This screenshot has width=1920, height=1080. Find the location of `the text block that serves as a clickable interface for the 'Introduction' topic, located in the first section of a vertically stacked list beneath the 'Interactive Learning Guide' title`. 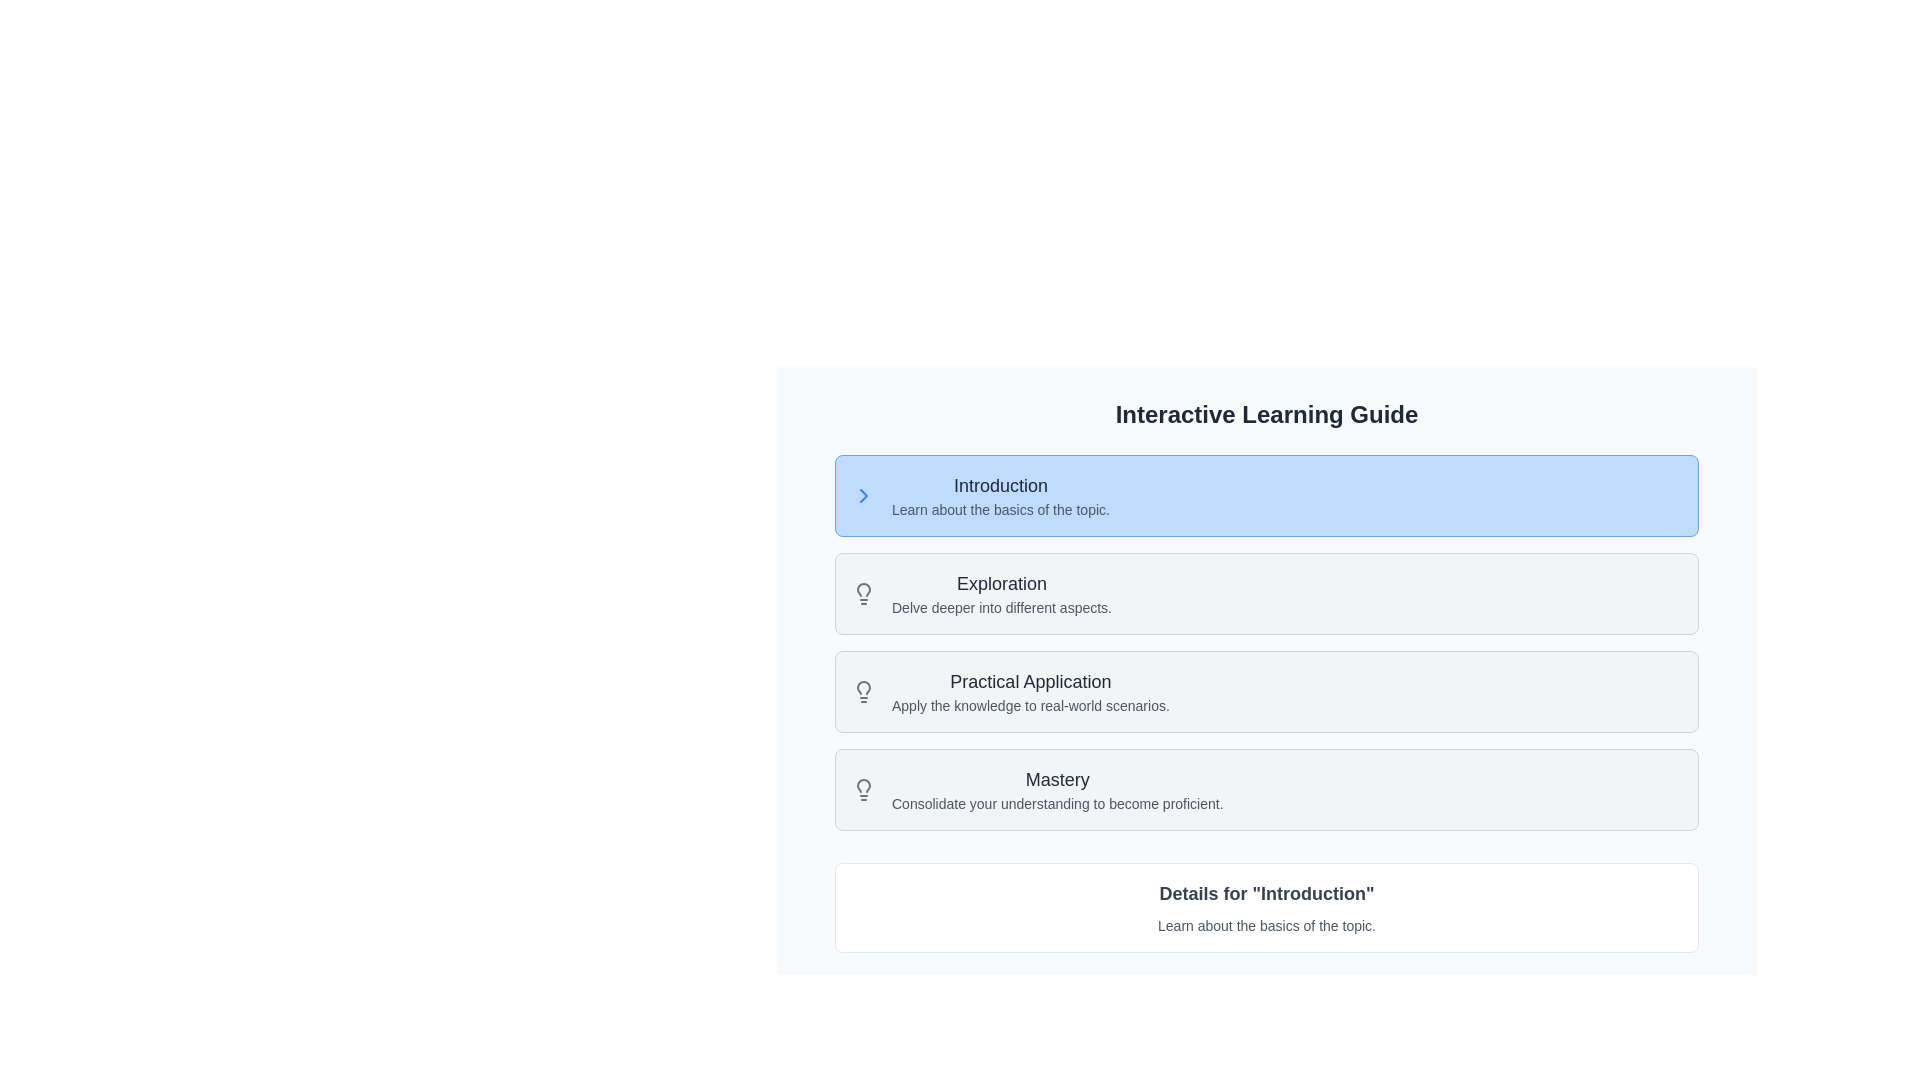

the text block that serves as a clickable interface for the 'Introduction' topic, located in the first section of a vertically stacked list beneath the 'Interactive Learning Guide' title is located at coordinates (1000, 495).